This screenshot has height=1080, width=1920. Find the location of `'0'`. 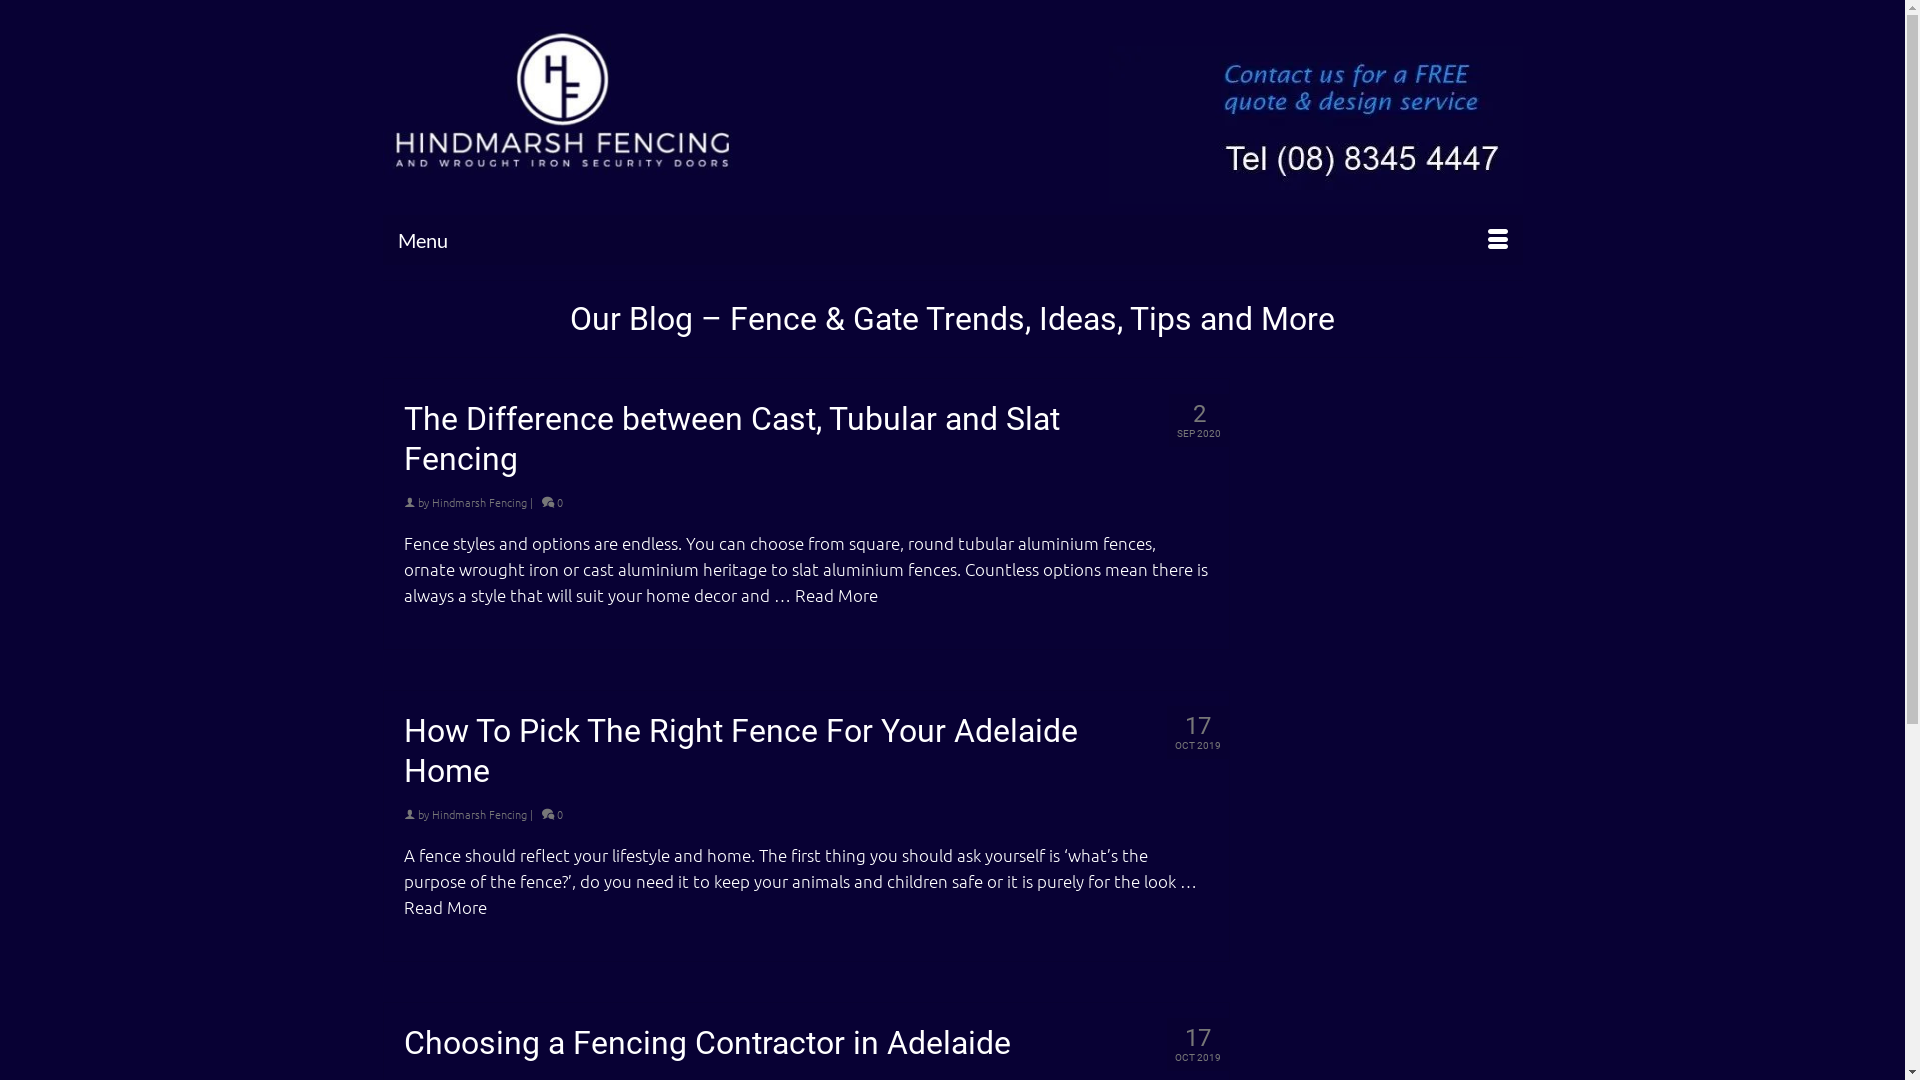

'0' is located at coordinates (542, 500).